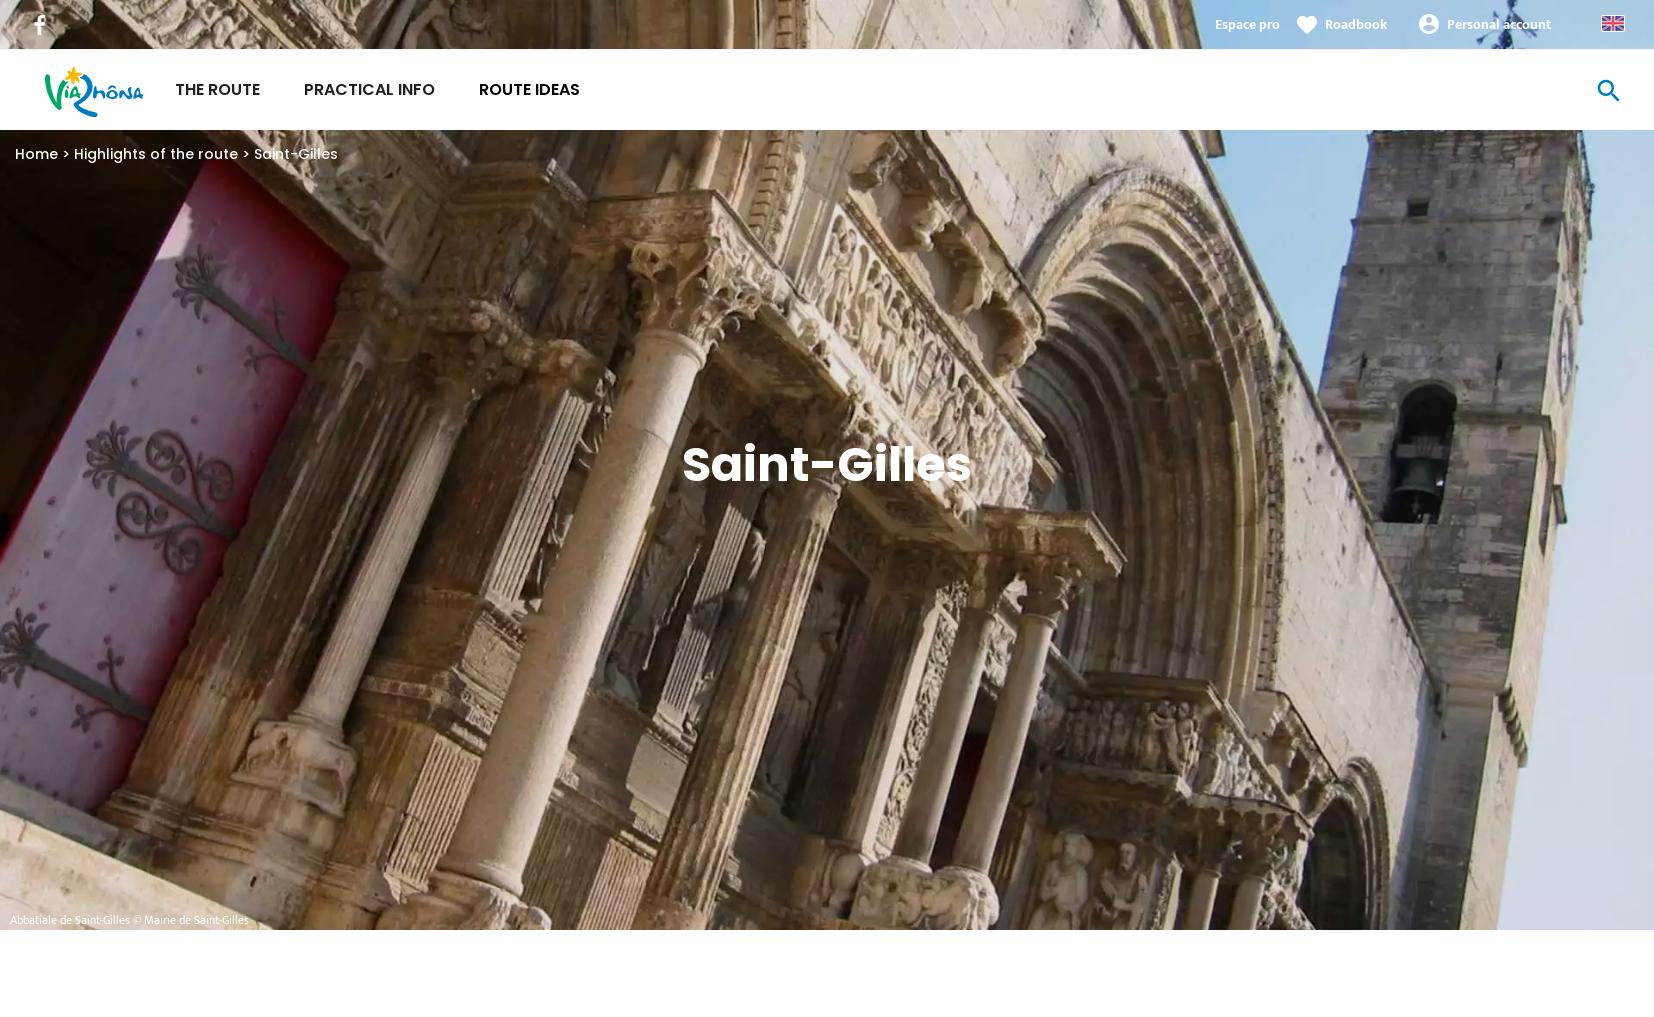 Image resolution: width=1654 pixels, height=1017 pixels. I want to click on 'Route ideas', so click(529, 89).